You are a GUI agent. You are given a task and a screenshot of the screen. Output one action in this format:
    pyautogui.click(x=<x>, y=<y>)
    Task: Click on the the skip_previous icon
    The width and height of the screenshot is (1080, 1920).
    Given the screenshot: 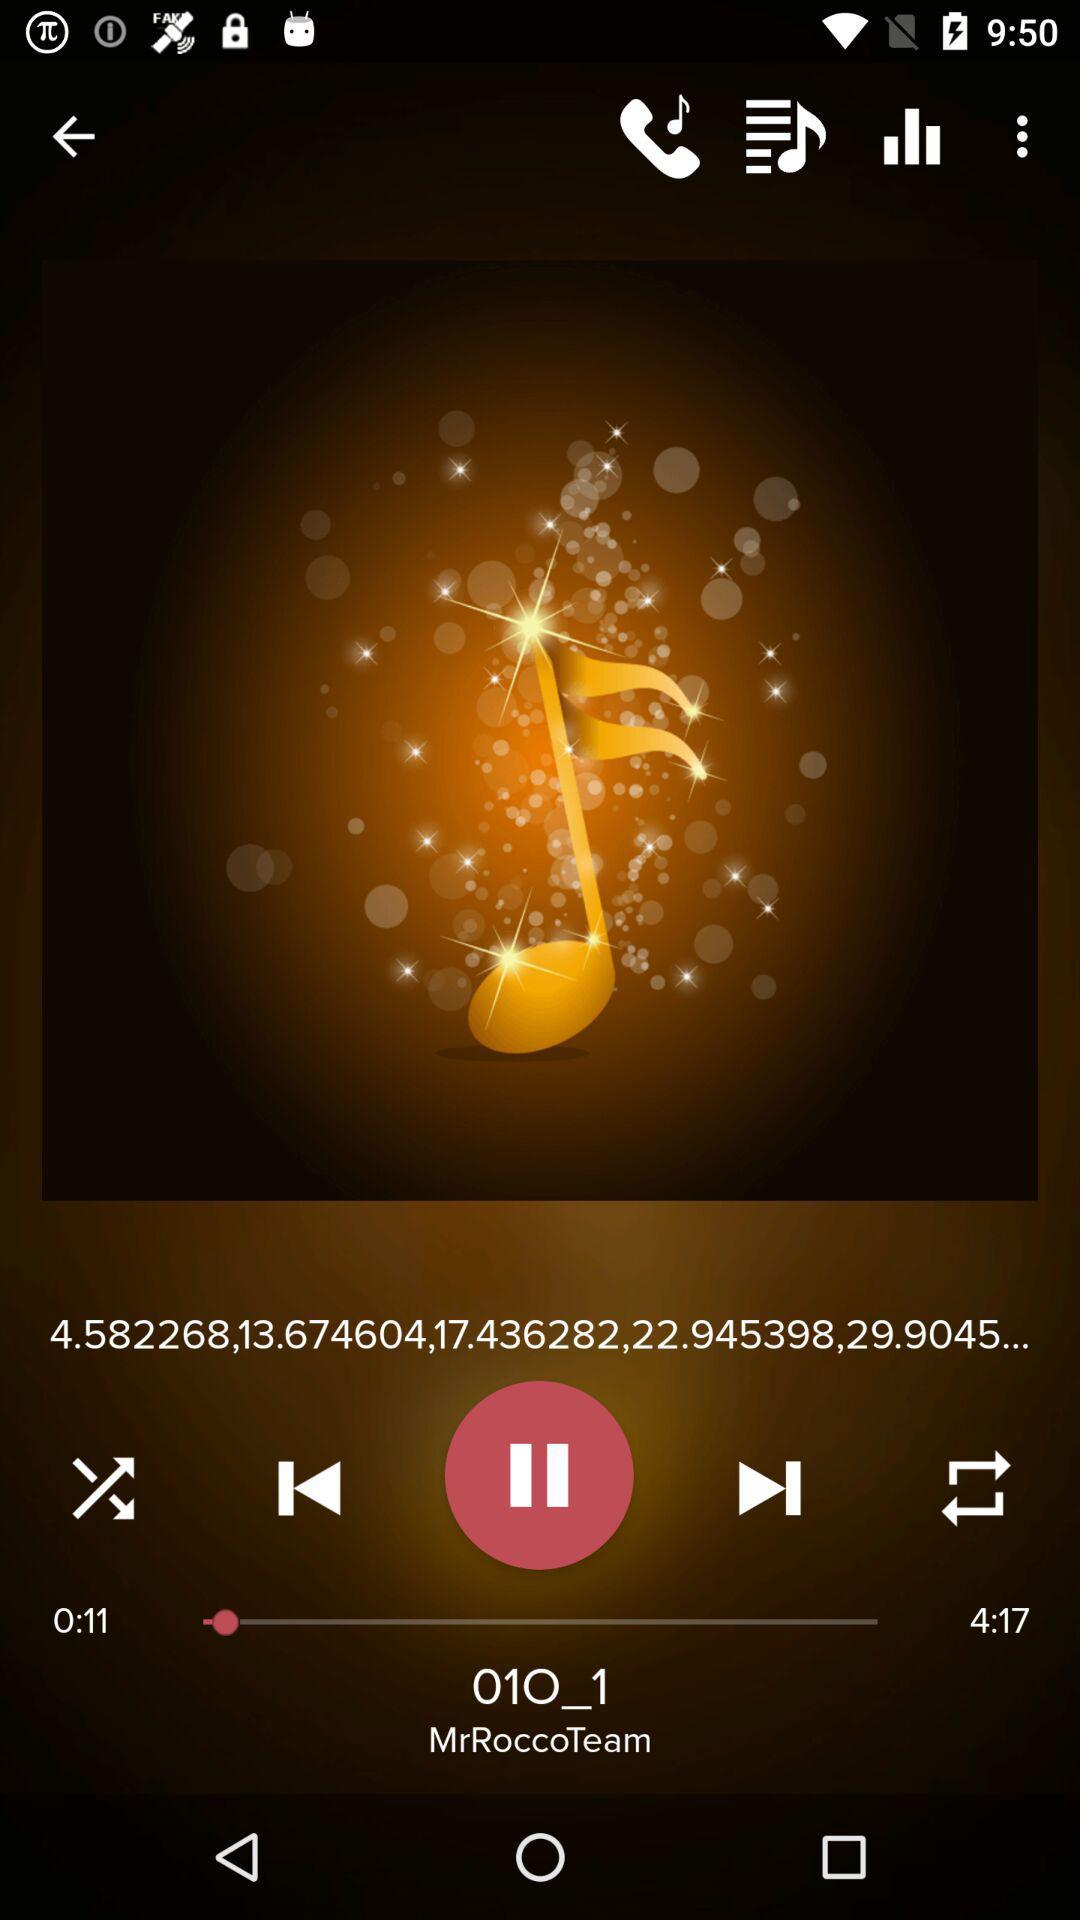 What is the action you would take?
    pyautogui.click(x=309, y=1488)
    